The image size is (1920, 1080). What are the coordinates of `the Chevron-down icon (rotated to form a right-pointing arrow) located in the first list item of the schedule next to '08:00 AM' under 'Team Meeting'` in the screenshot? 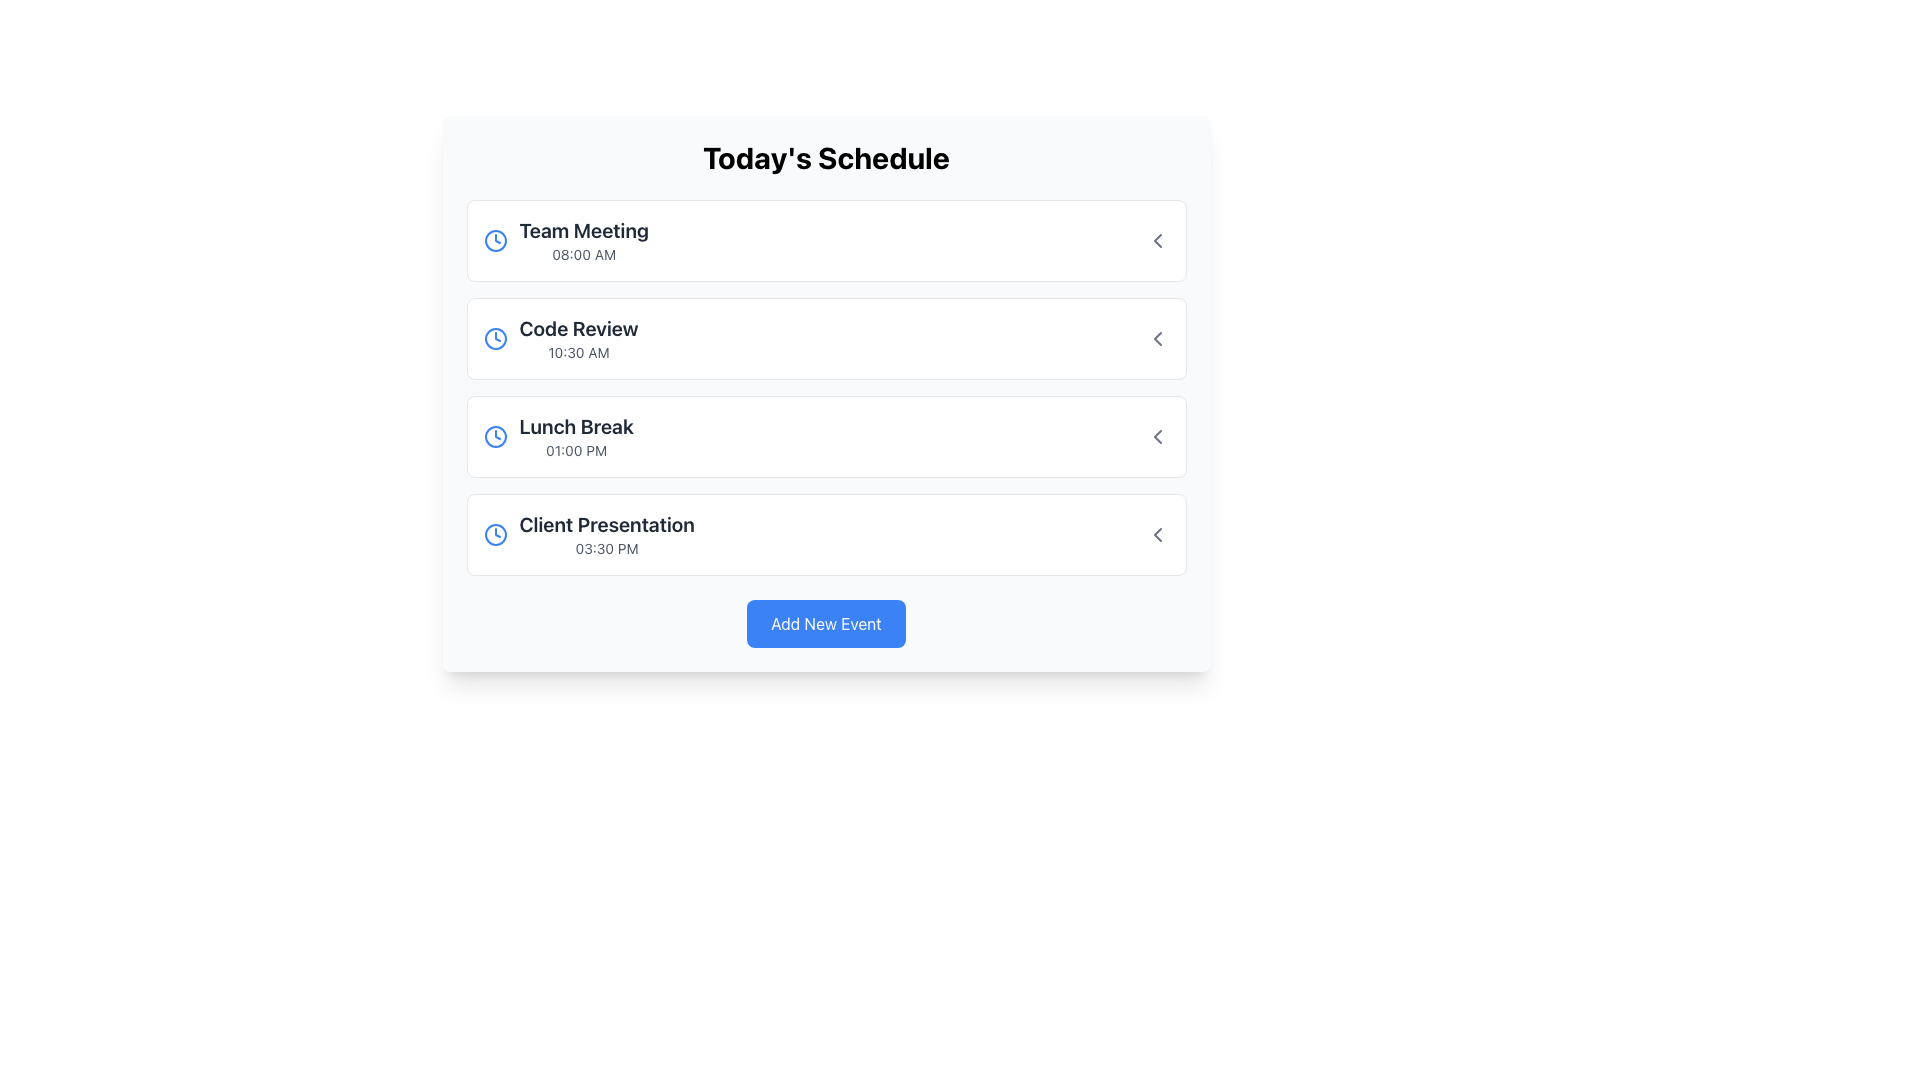 It's located at (1157, 239).